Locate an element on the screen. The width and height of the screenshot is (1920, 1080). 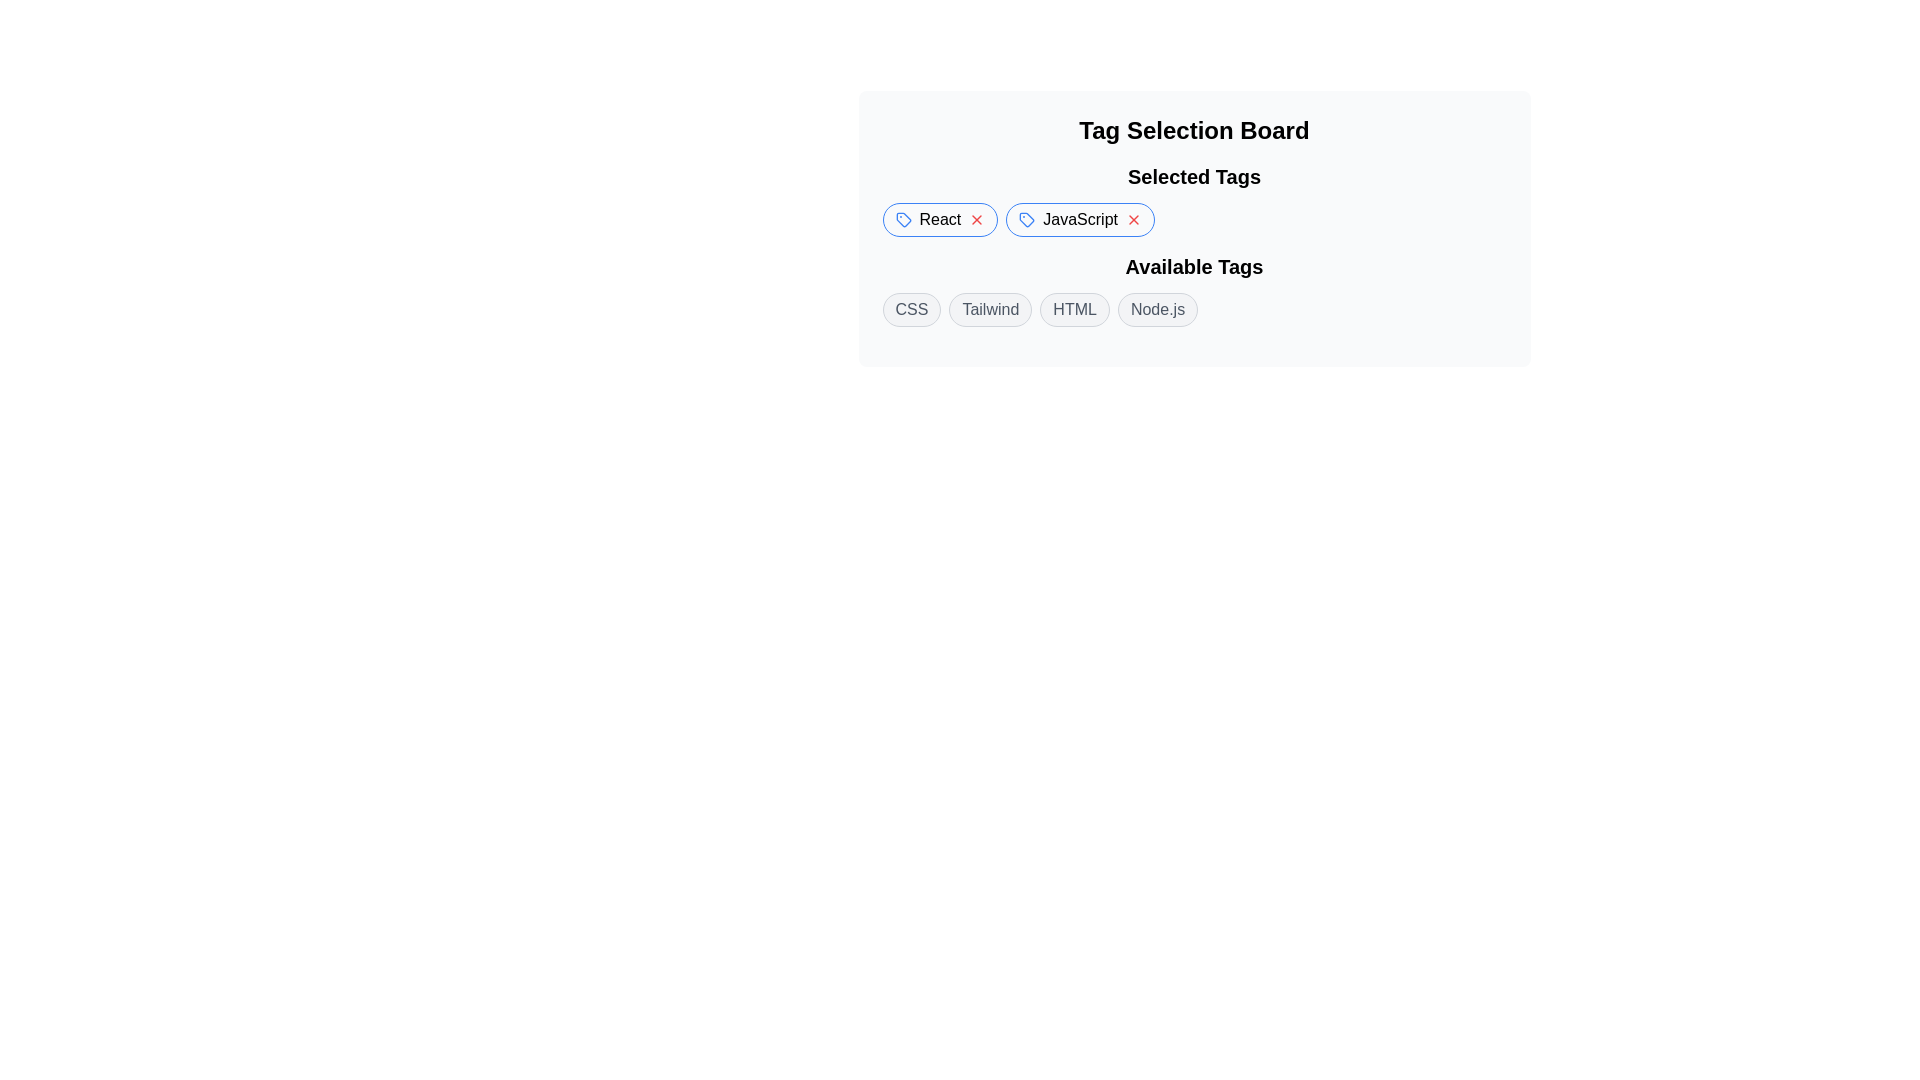
the SVG icon resembling a rectangular tag with a small circular detail, which is part of the 'React' tag button is located at coordinates (902, 219).